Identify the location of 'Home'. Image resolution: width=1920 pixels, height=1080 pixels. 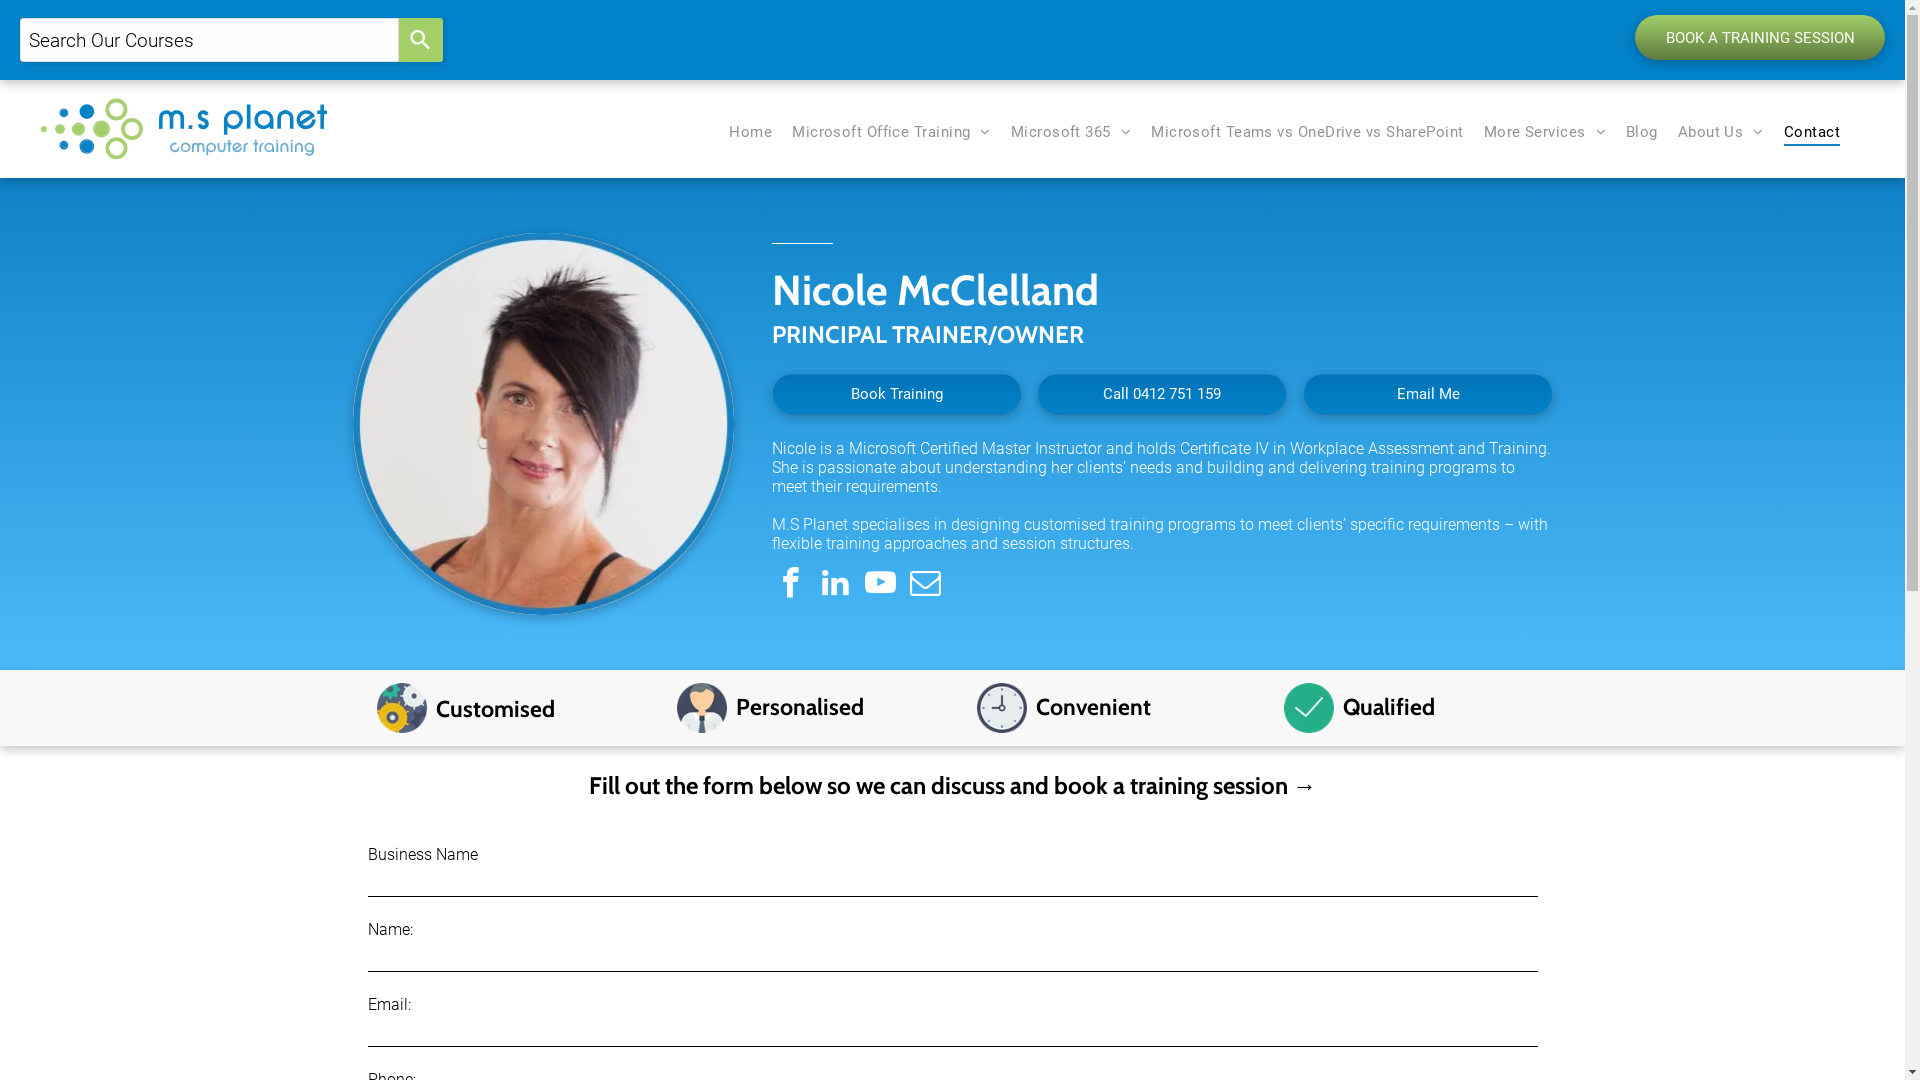
(749, 131).